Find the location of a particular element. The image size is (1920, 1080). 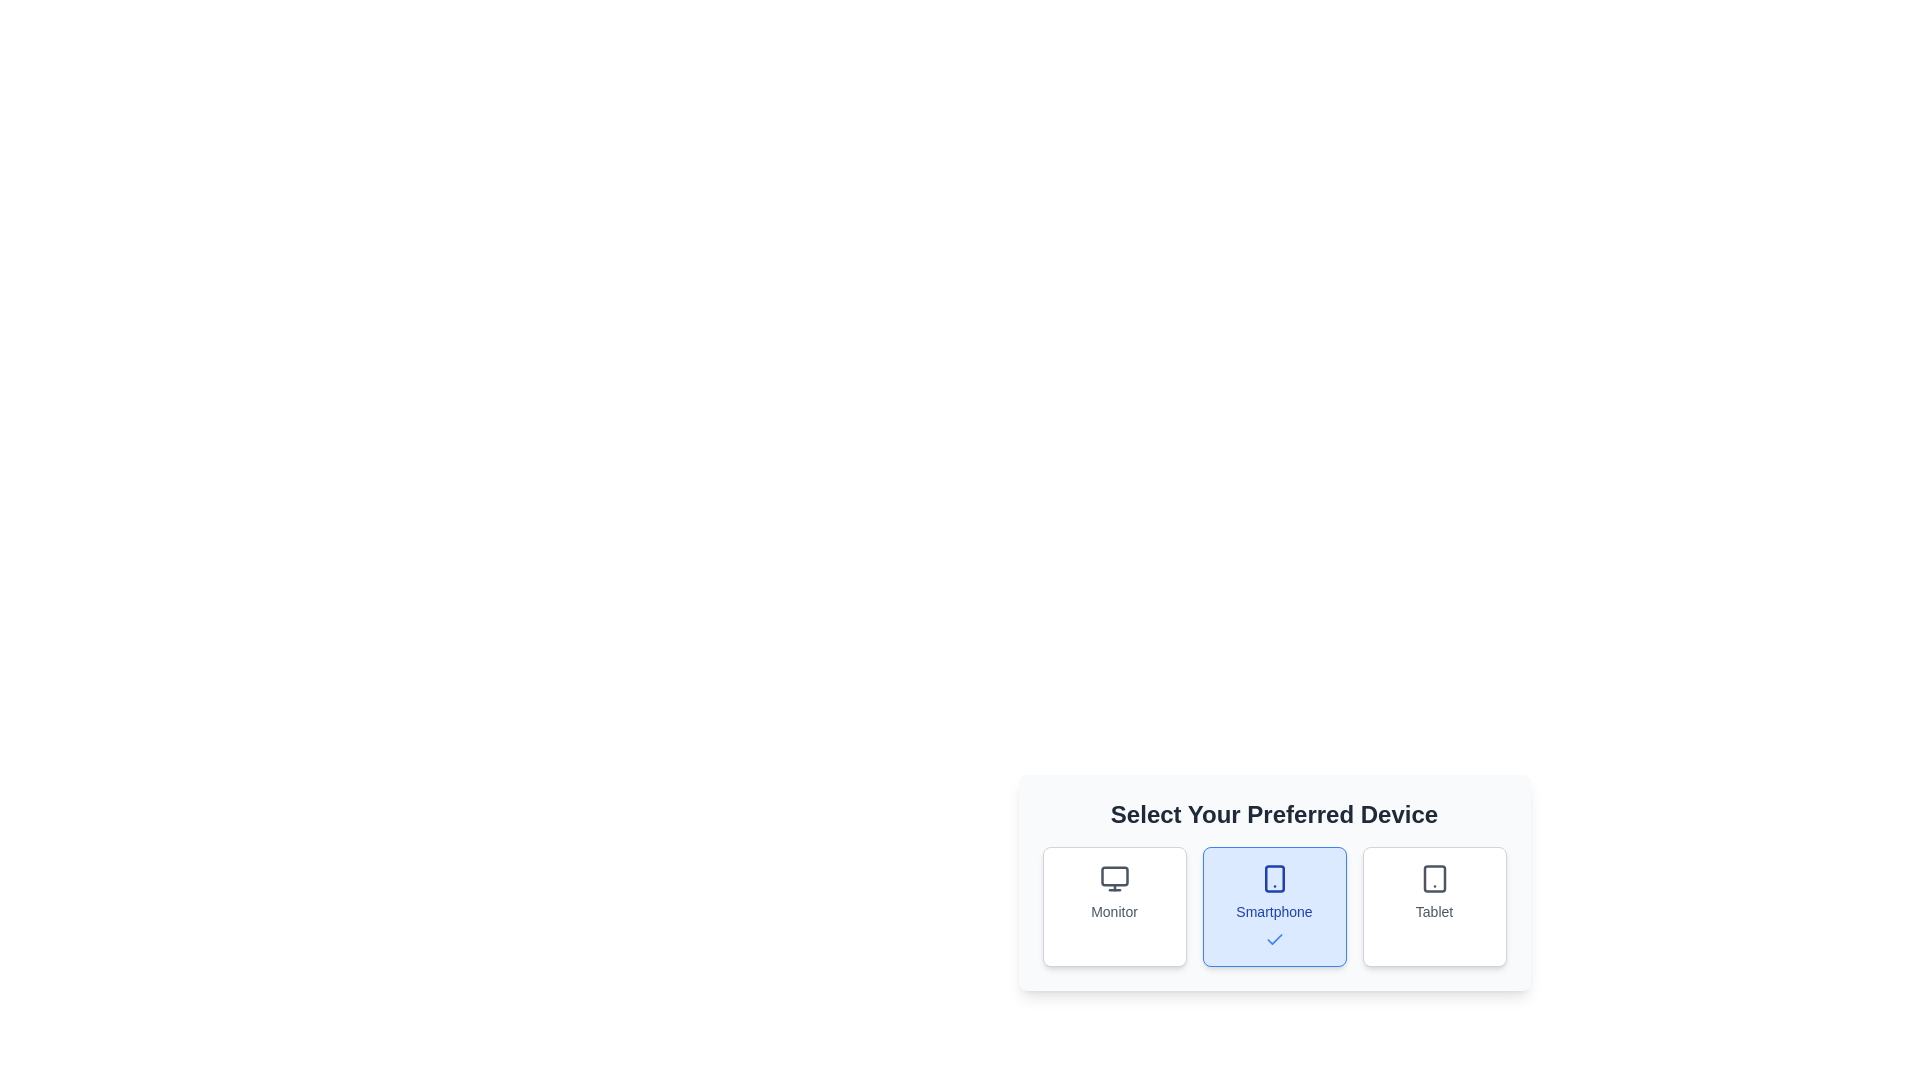

the 'Smartphone' option in the selection control group is located at coordinates (1273, 911).